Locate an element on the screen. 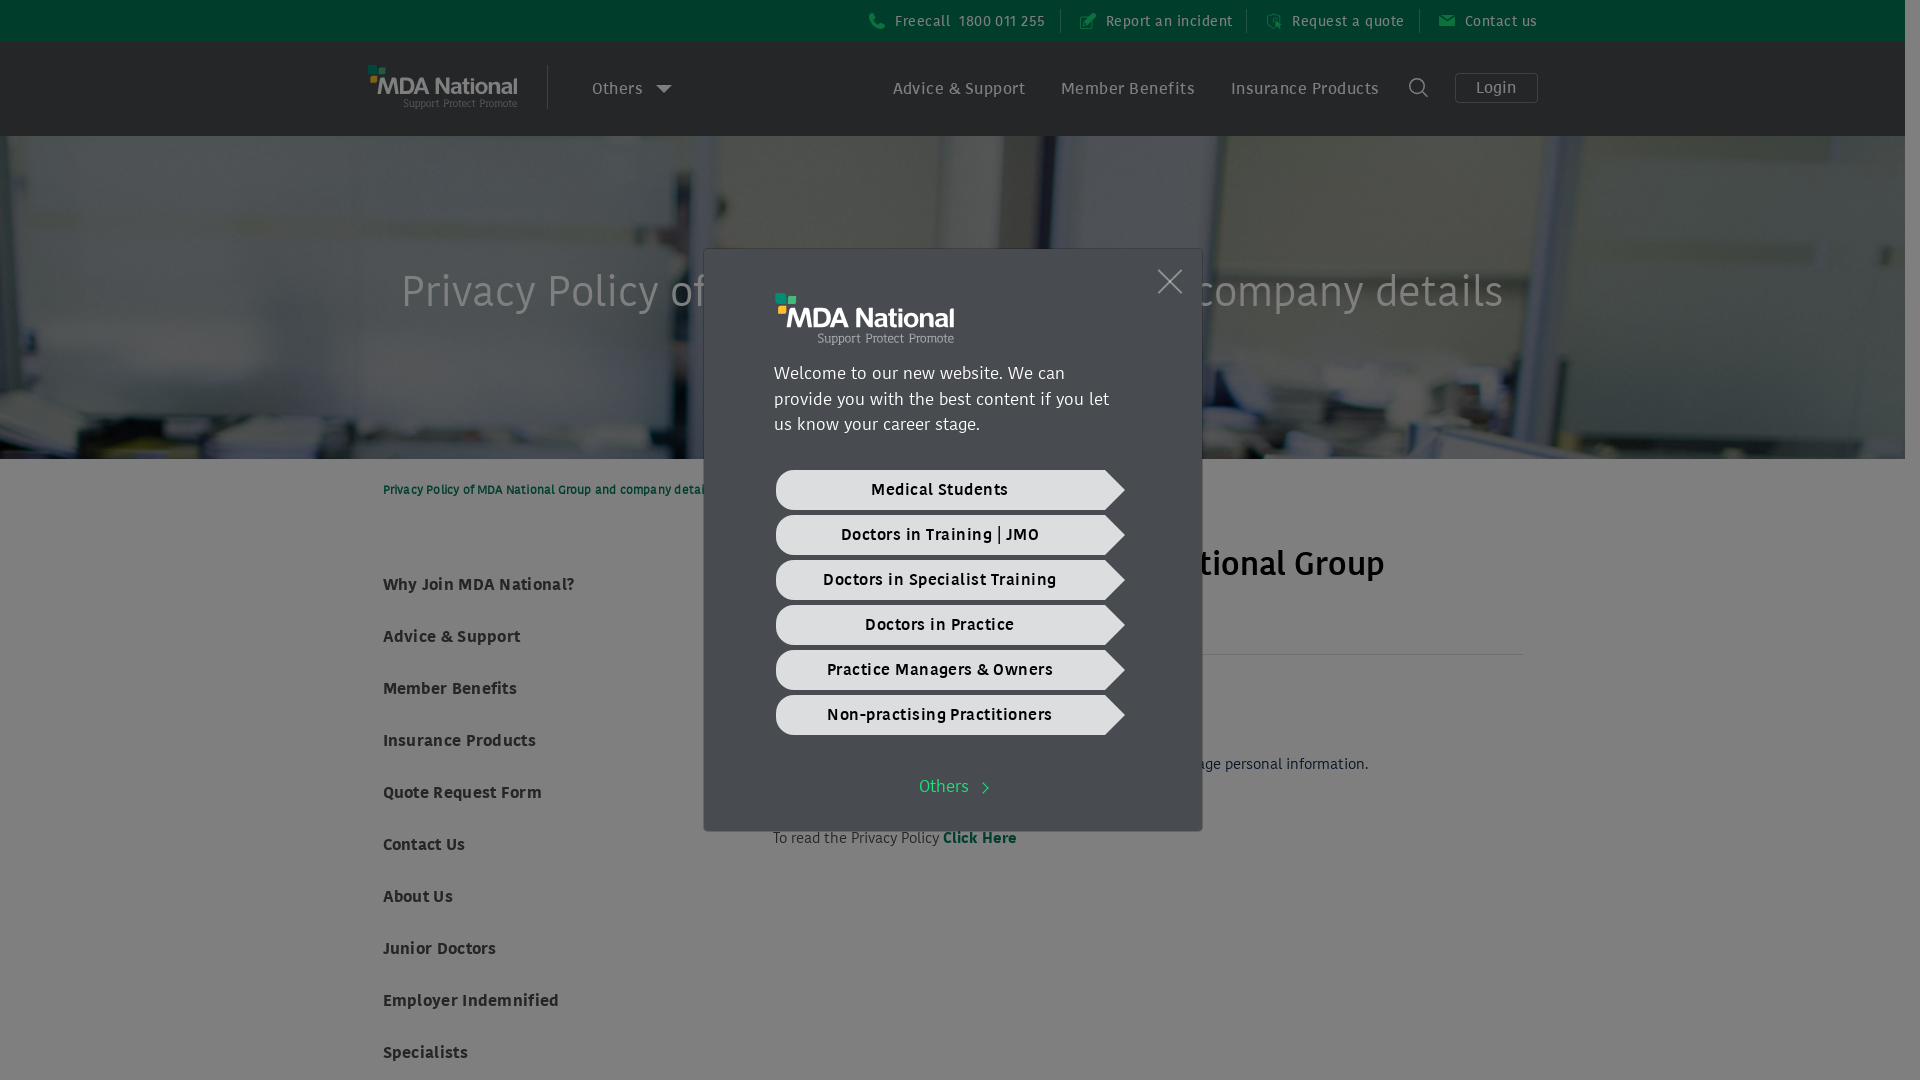 The height and width of the screenshot is (1080, 1920). 'Quote Request Form' is located at coordinates (382, 791).